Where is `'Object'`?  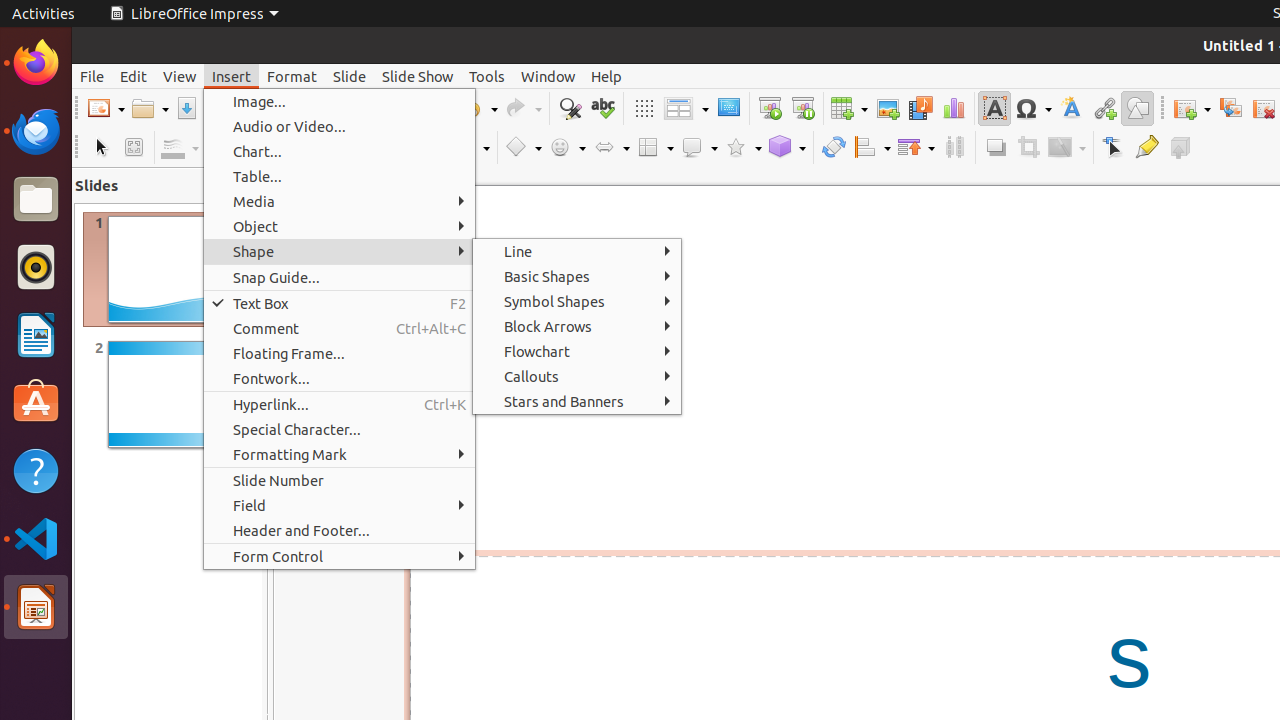 'Object' is located at coordinates (339, 225).